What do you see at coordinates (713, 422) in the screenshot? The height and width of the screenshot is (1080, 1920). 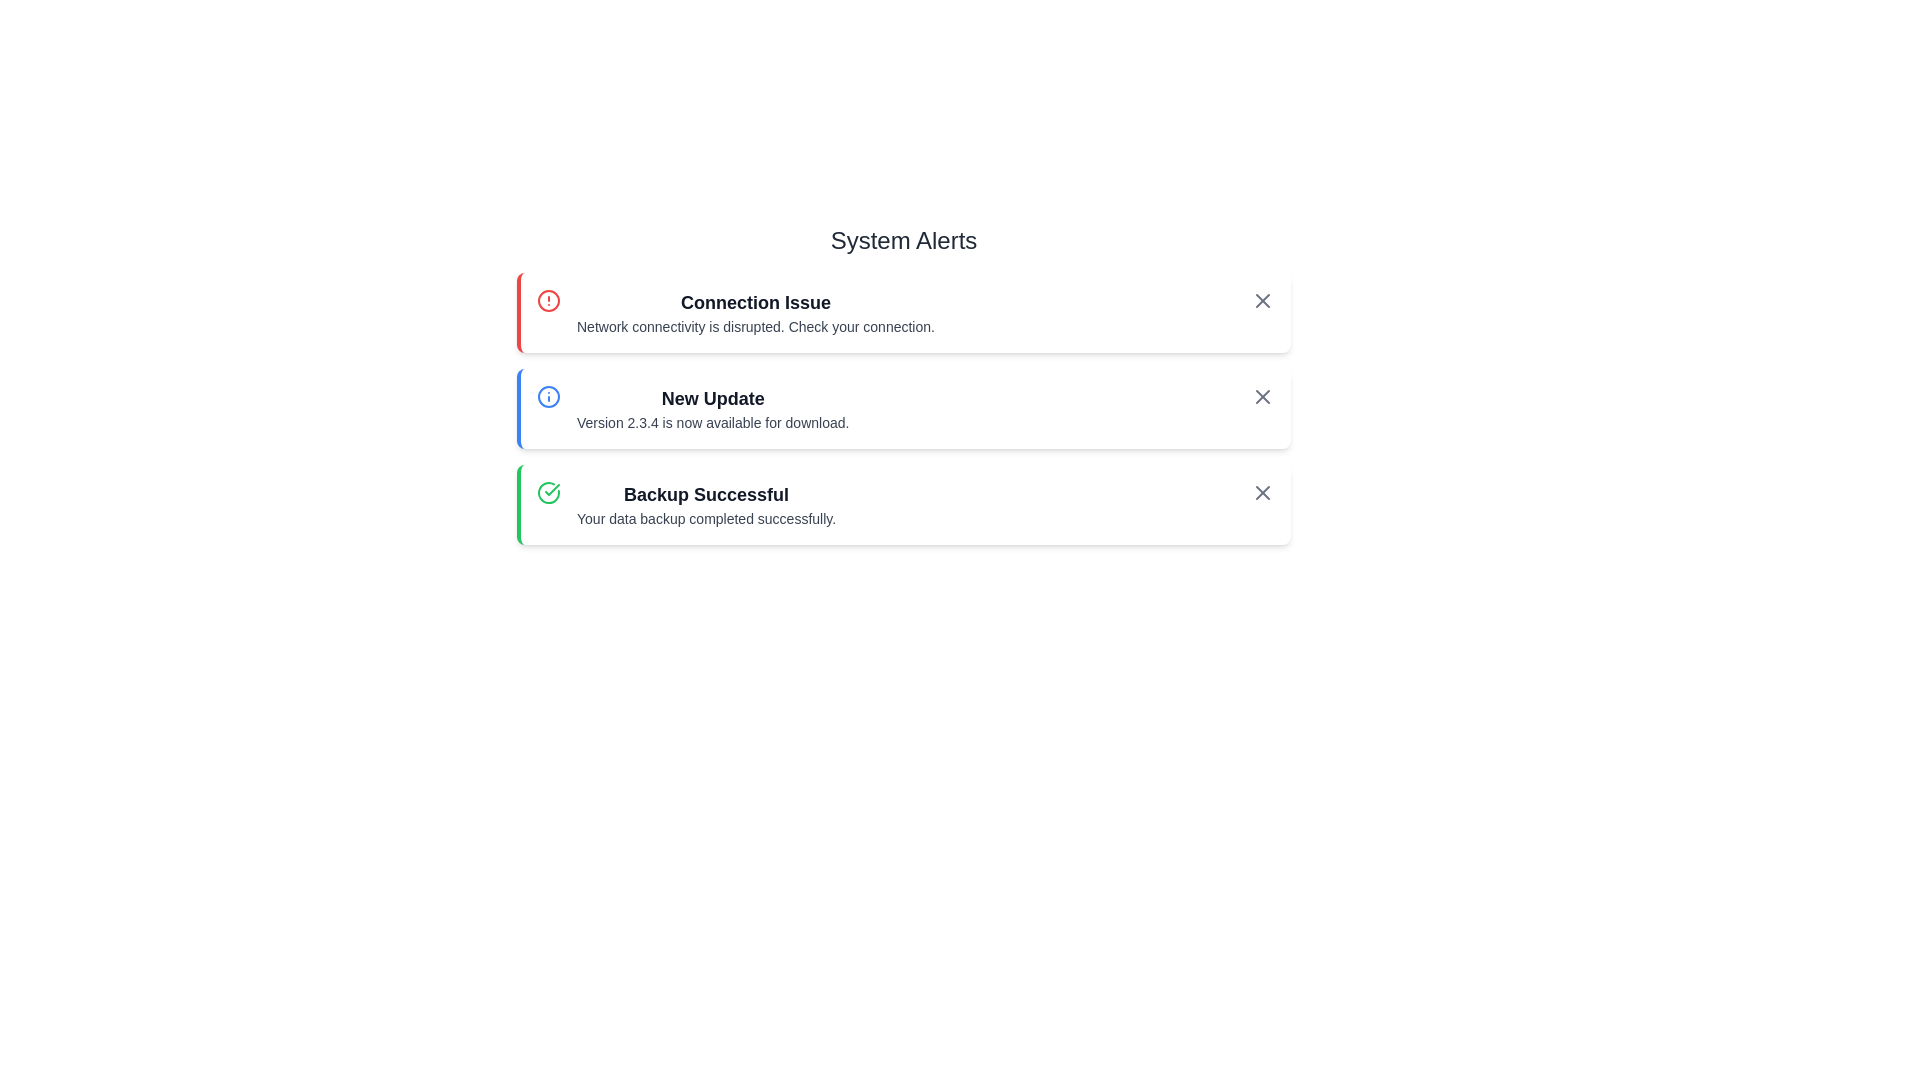 I see `the text label stating 'Version 2.3.4 is now available for download.' which is located beneath the heading 'New Update' in the second notification card` at bounding box center [713, 422].